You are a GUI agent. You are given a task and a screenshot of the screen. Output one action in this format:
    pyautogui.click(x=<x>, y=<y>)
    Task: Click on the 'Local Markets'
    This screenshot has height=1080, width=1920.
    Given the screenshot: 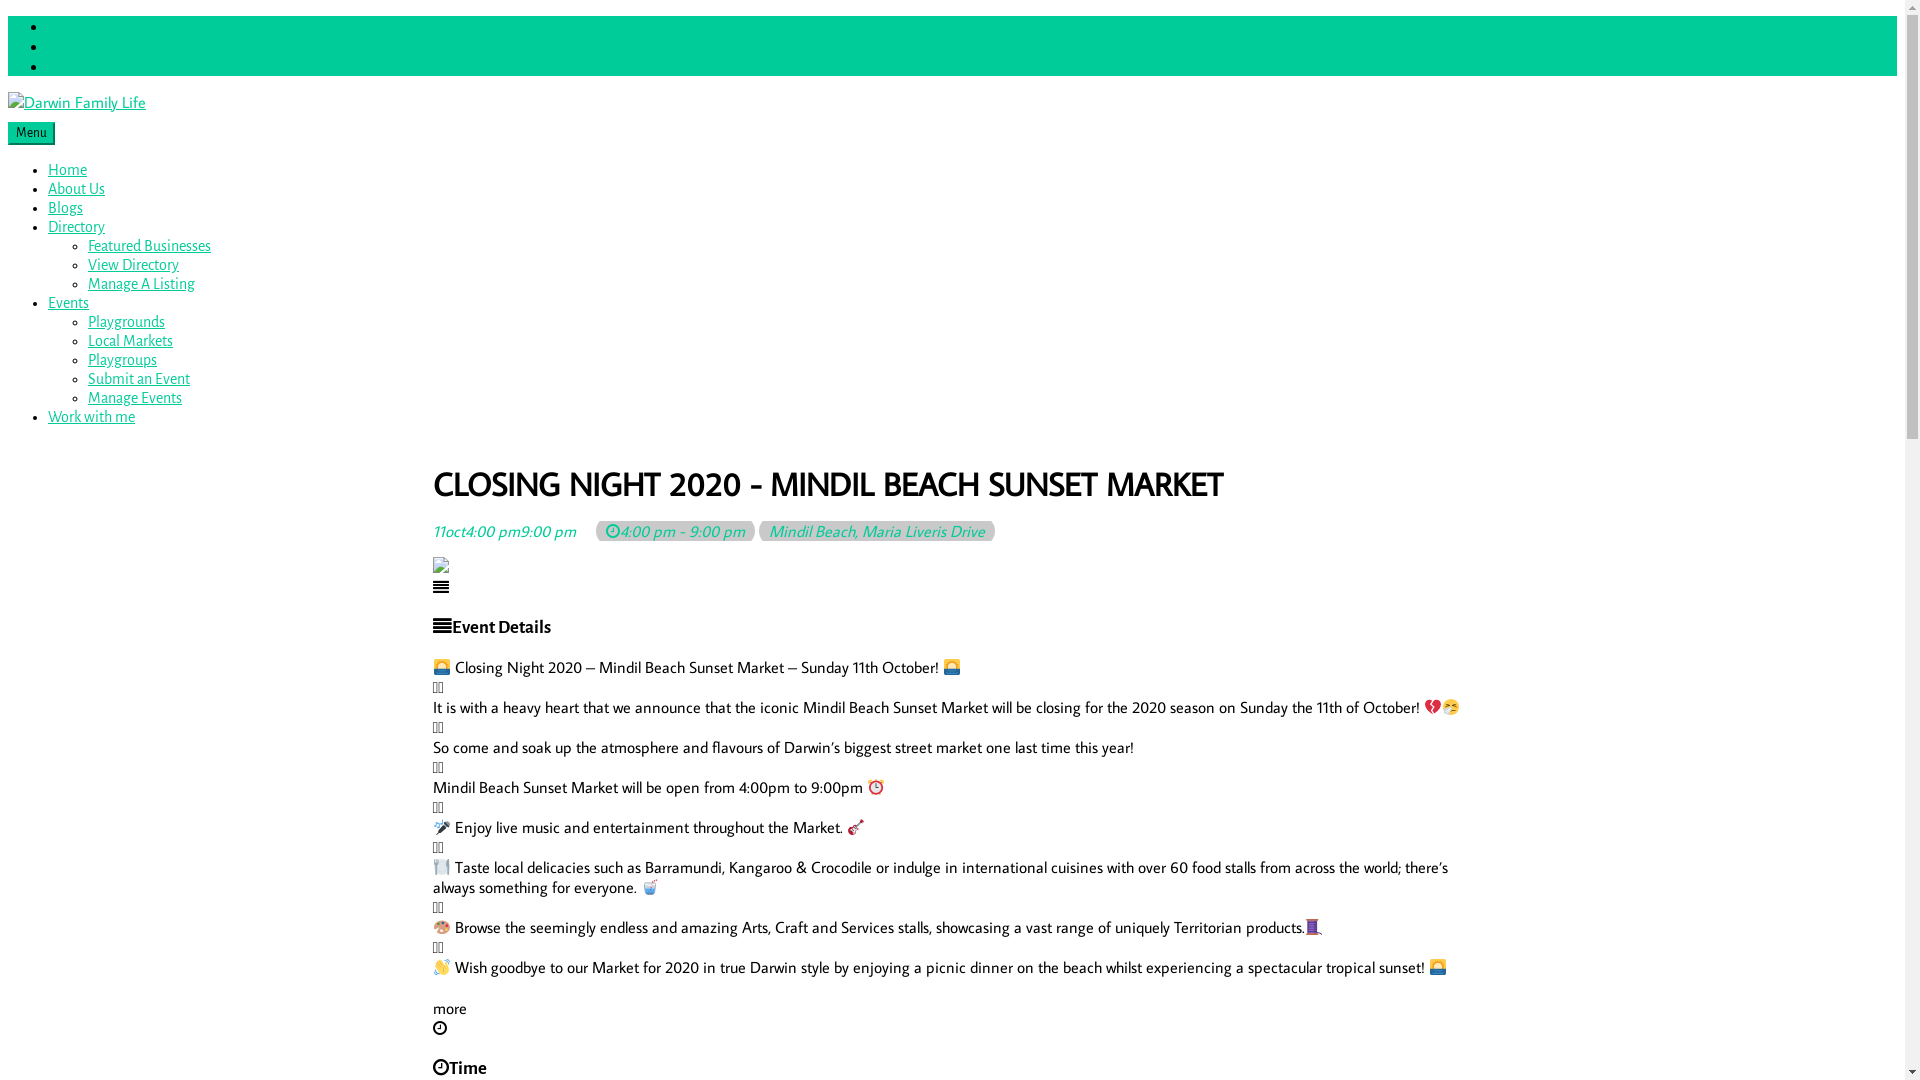 What is the action you would take?
    pyautogui.click(x=129, y=339)
    